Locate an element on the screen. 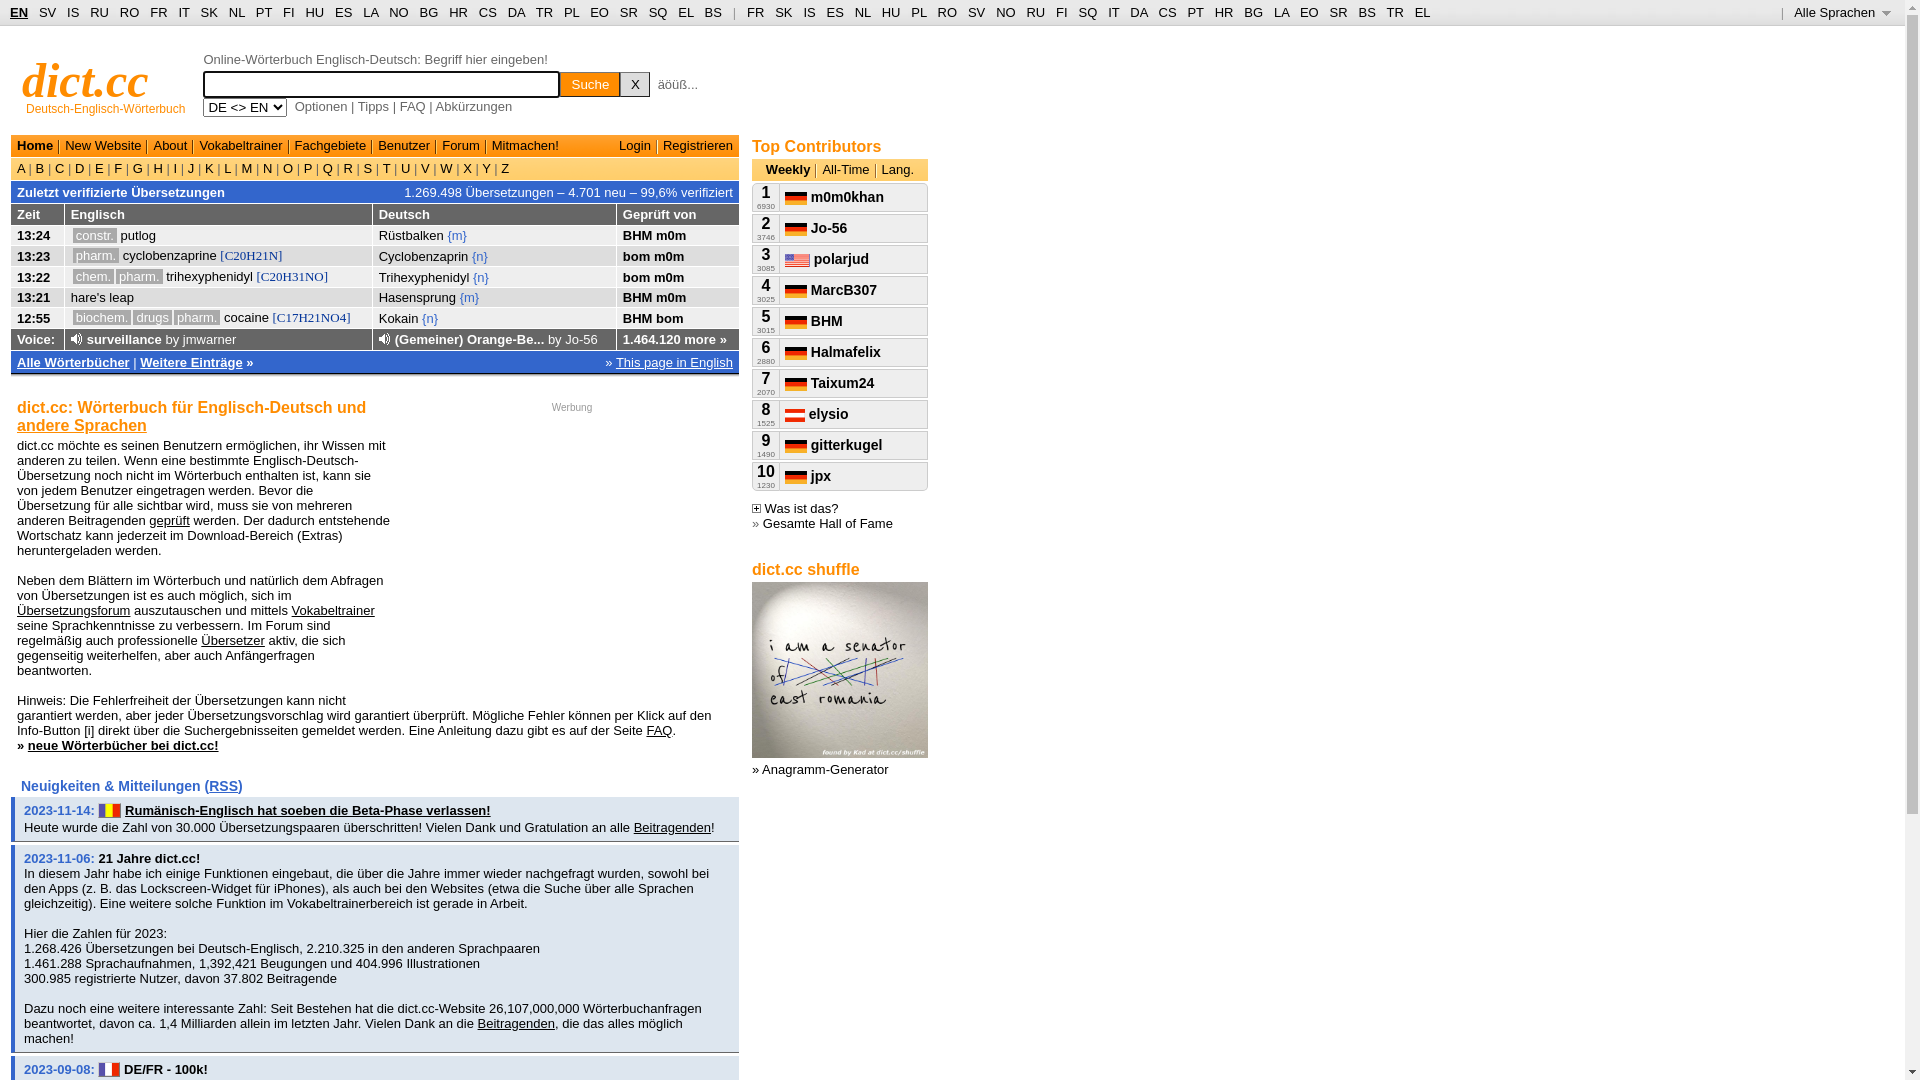 This screenshot has height=1080, width=1920. 'U' is located at coordinates (404, 167).